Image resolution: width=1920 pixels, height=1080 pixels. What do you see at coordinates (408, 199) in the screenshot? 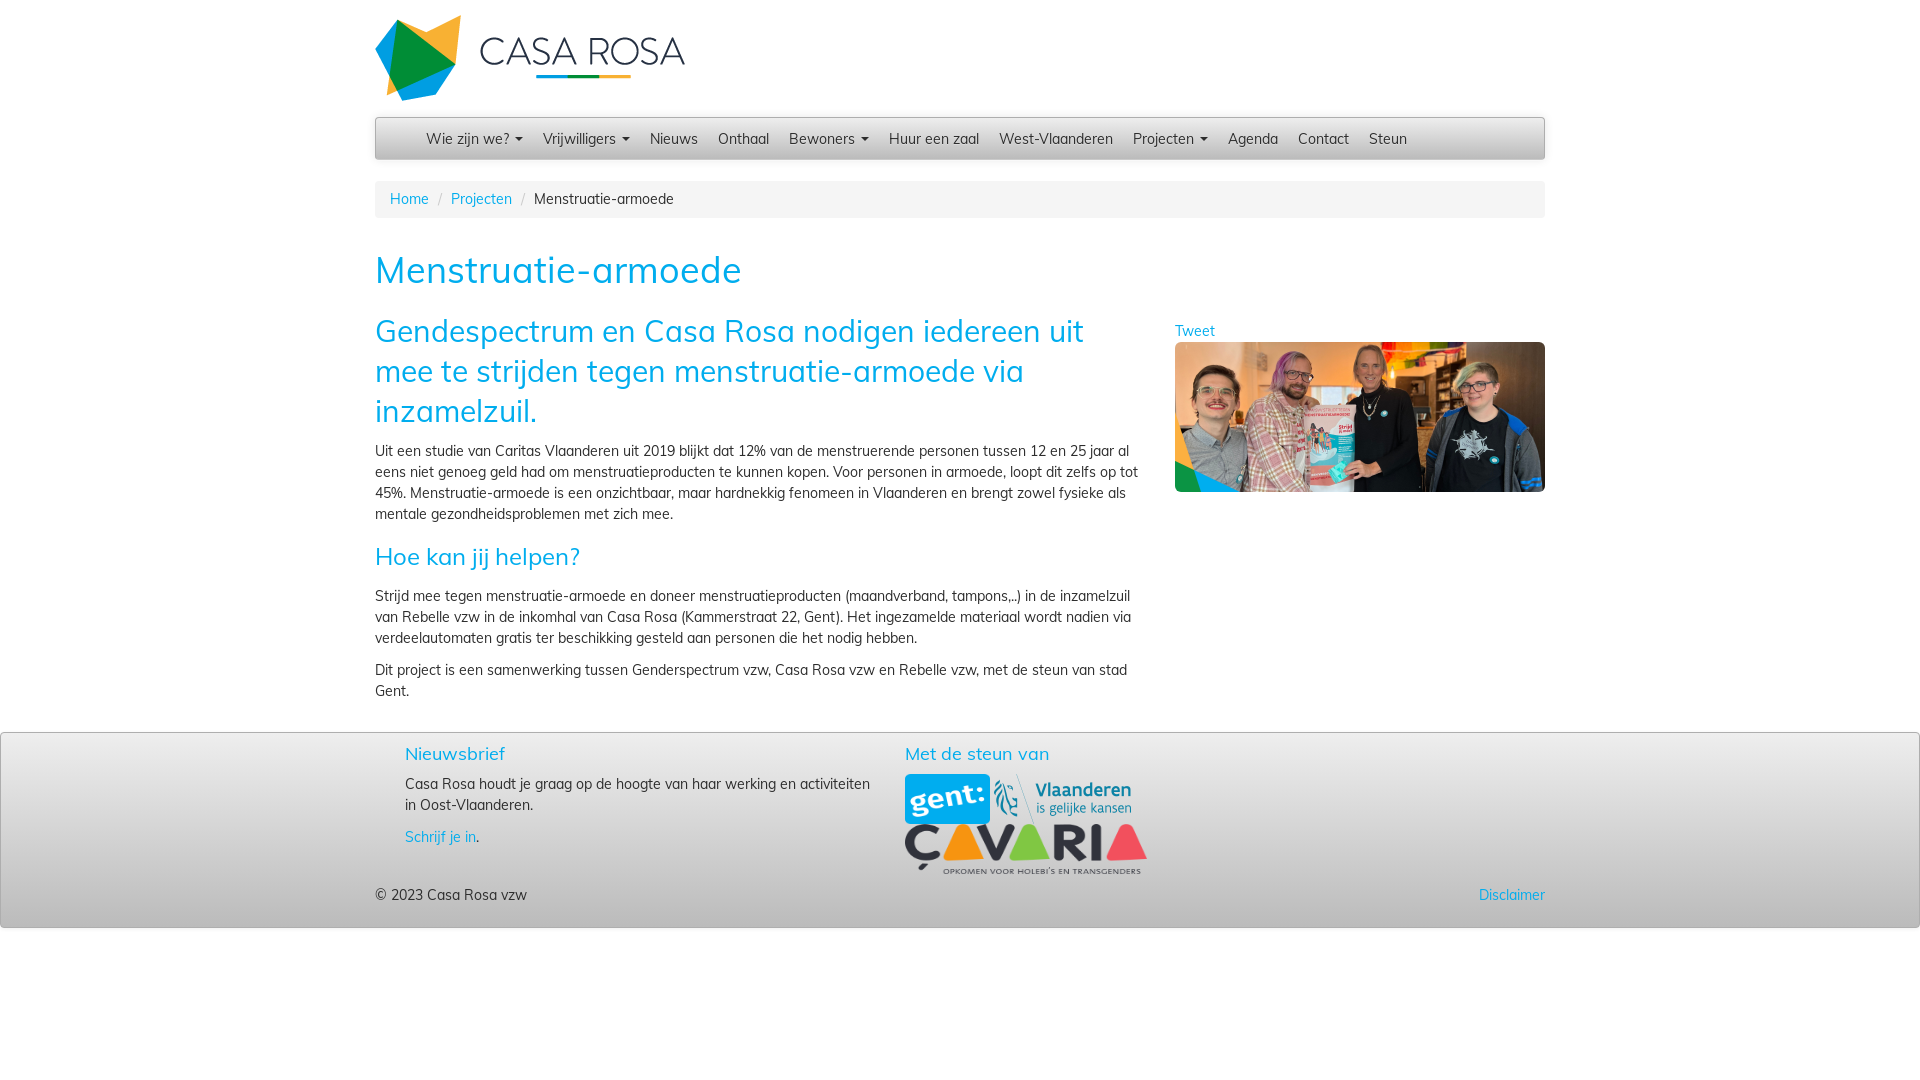
I see `'Home'` at bounding box center [408, 199].